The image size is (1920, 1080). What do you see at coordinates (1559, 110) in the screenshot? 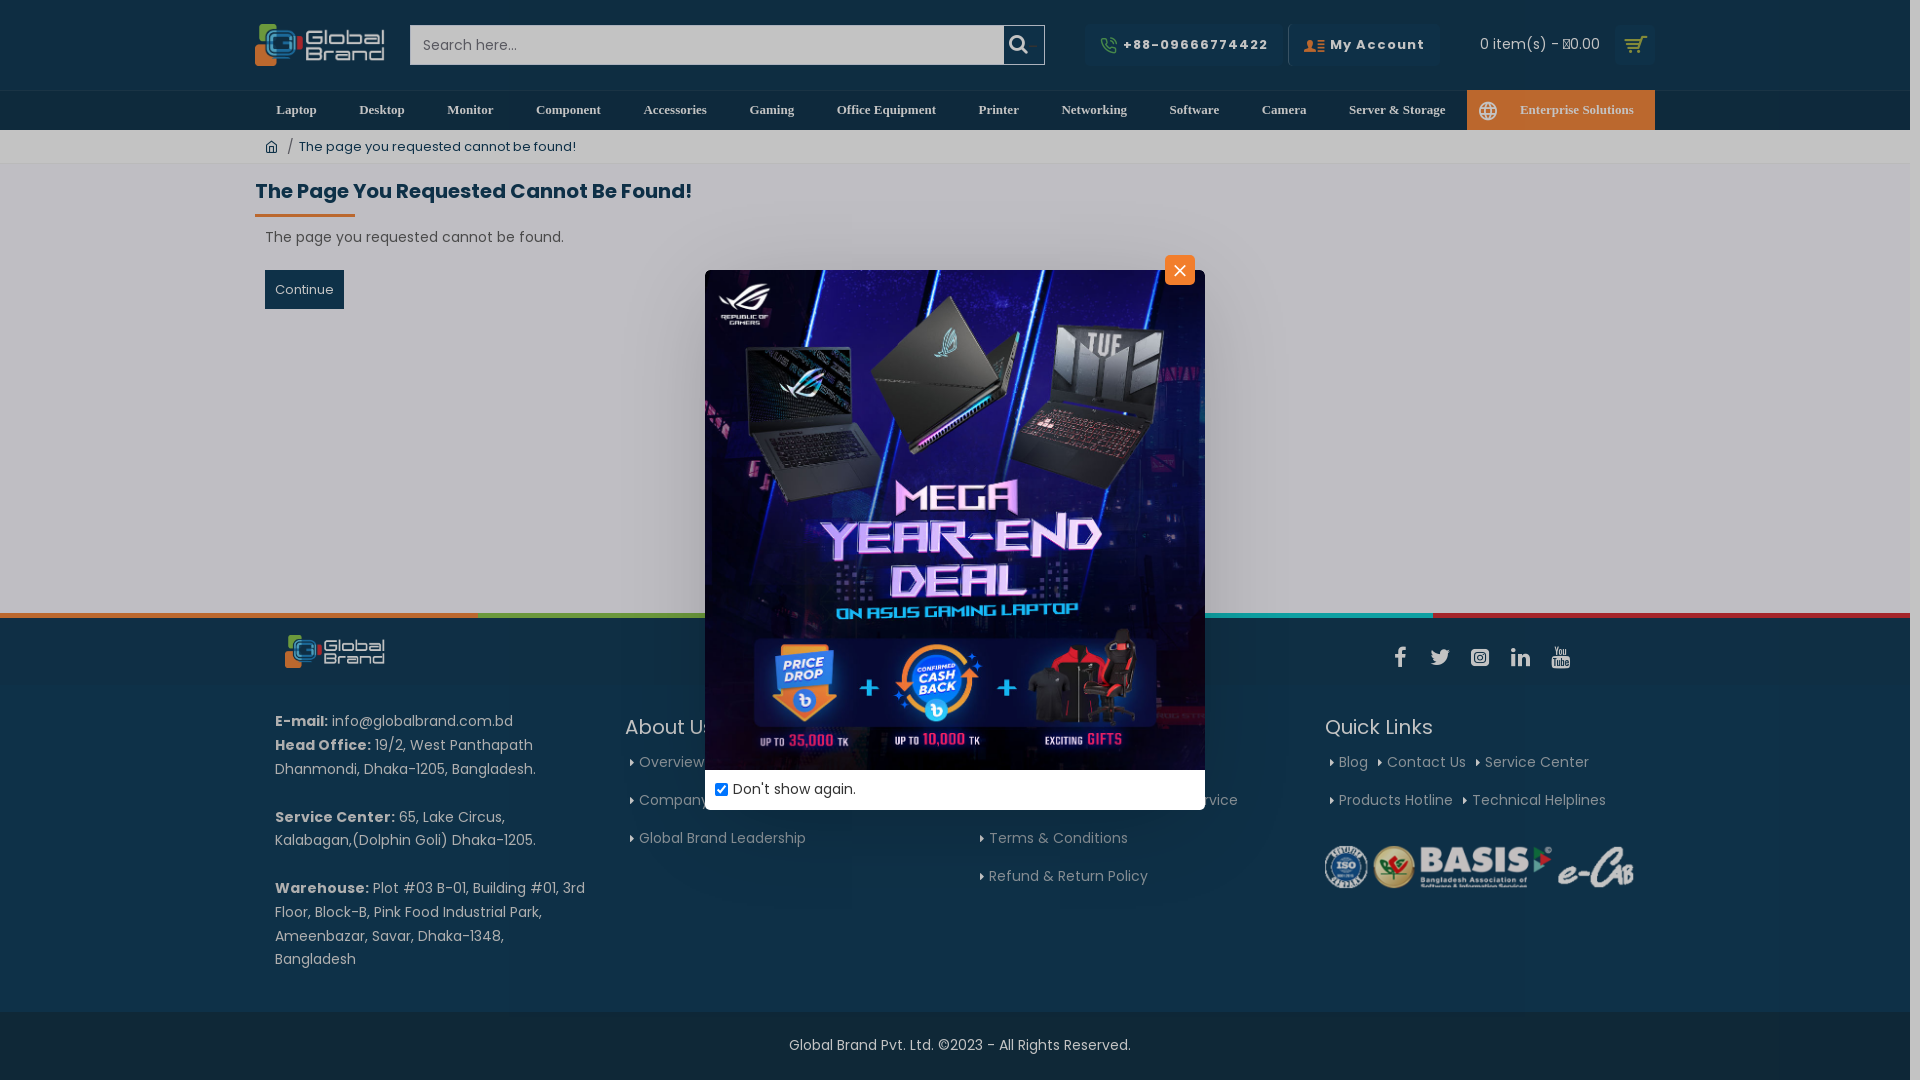
I see `'Enterprise Solutions'` at bounding box center [1559, 110].